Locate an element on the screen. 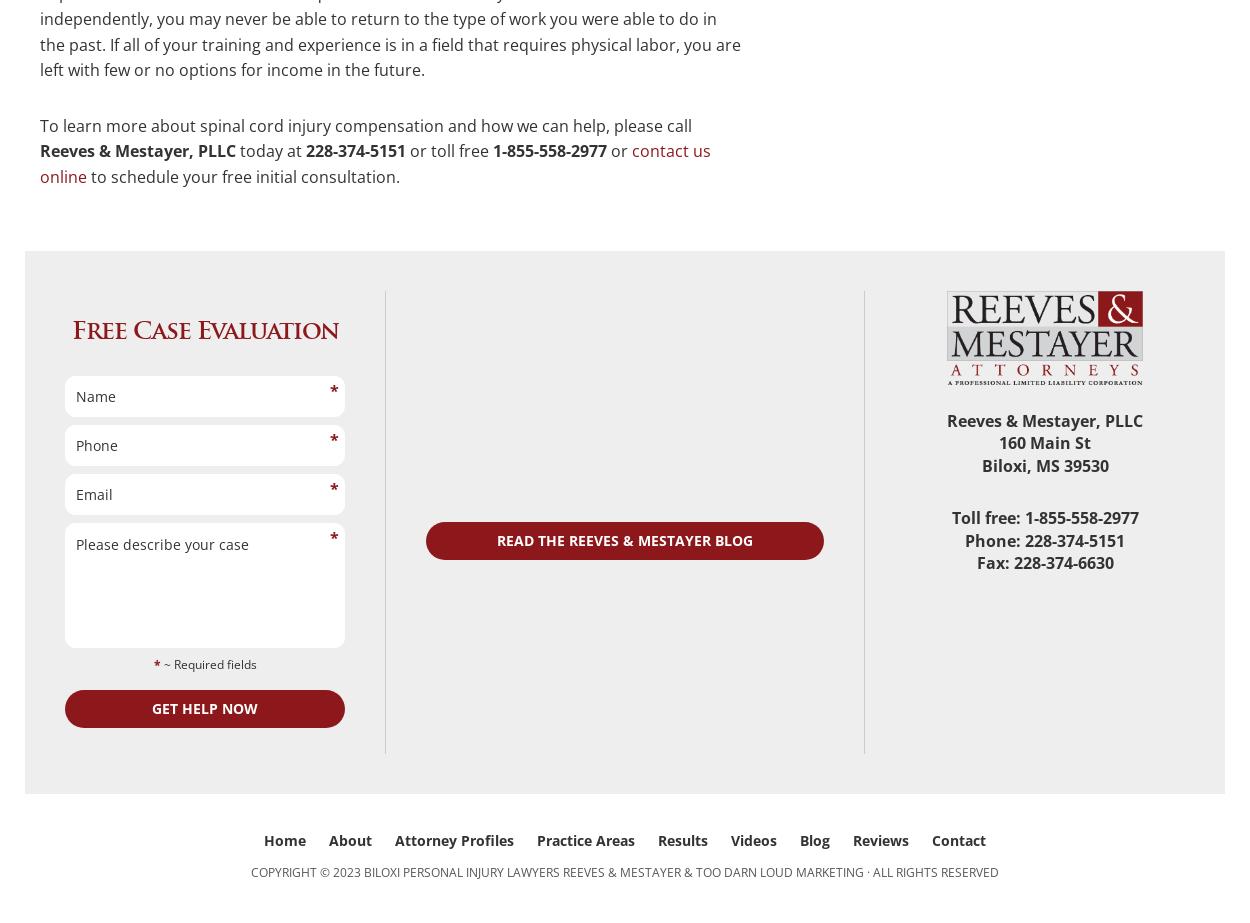 This screenshot has width=1250, height=923. 'About' is located at coordinates (349, 839).